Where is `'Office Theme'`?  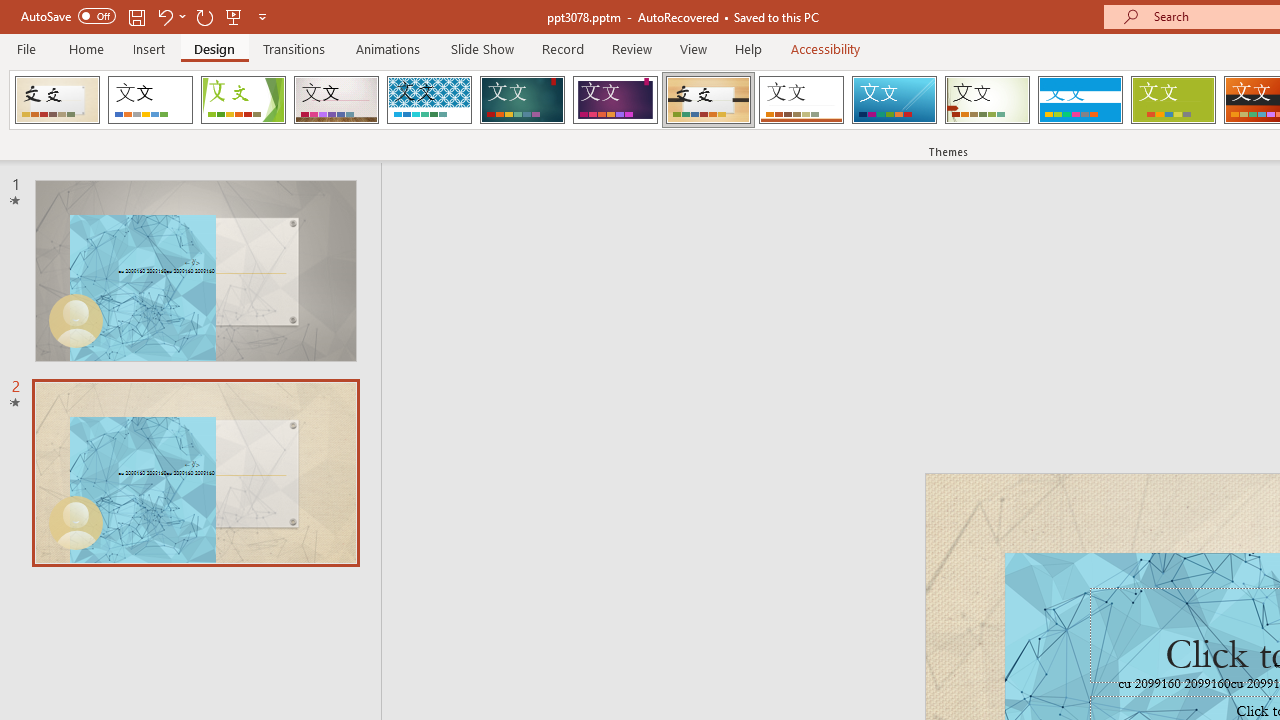 'Office Theme' is located at coordinates (149, 100).